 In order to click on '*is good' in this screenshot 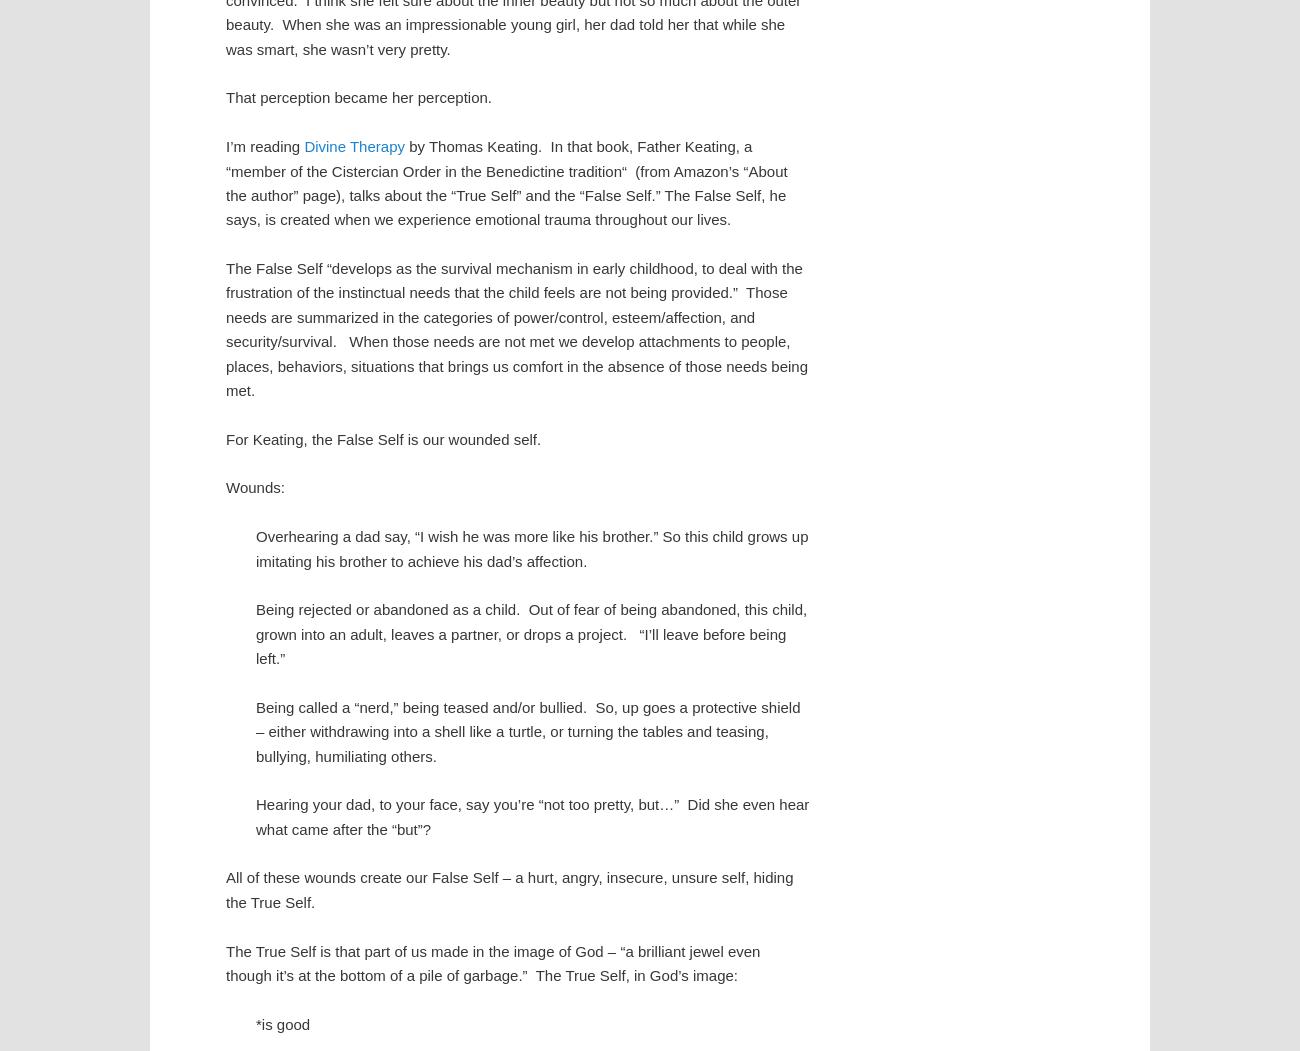, I will do `click(283, 1022)`.